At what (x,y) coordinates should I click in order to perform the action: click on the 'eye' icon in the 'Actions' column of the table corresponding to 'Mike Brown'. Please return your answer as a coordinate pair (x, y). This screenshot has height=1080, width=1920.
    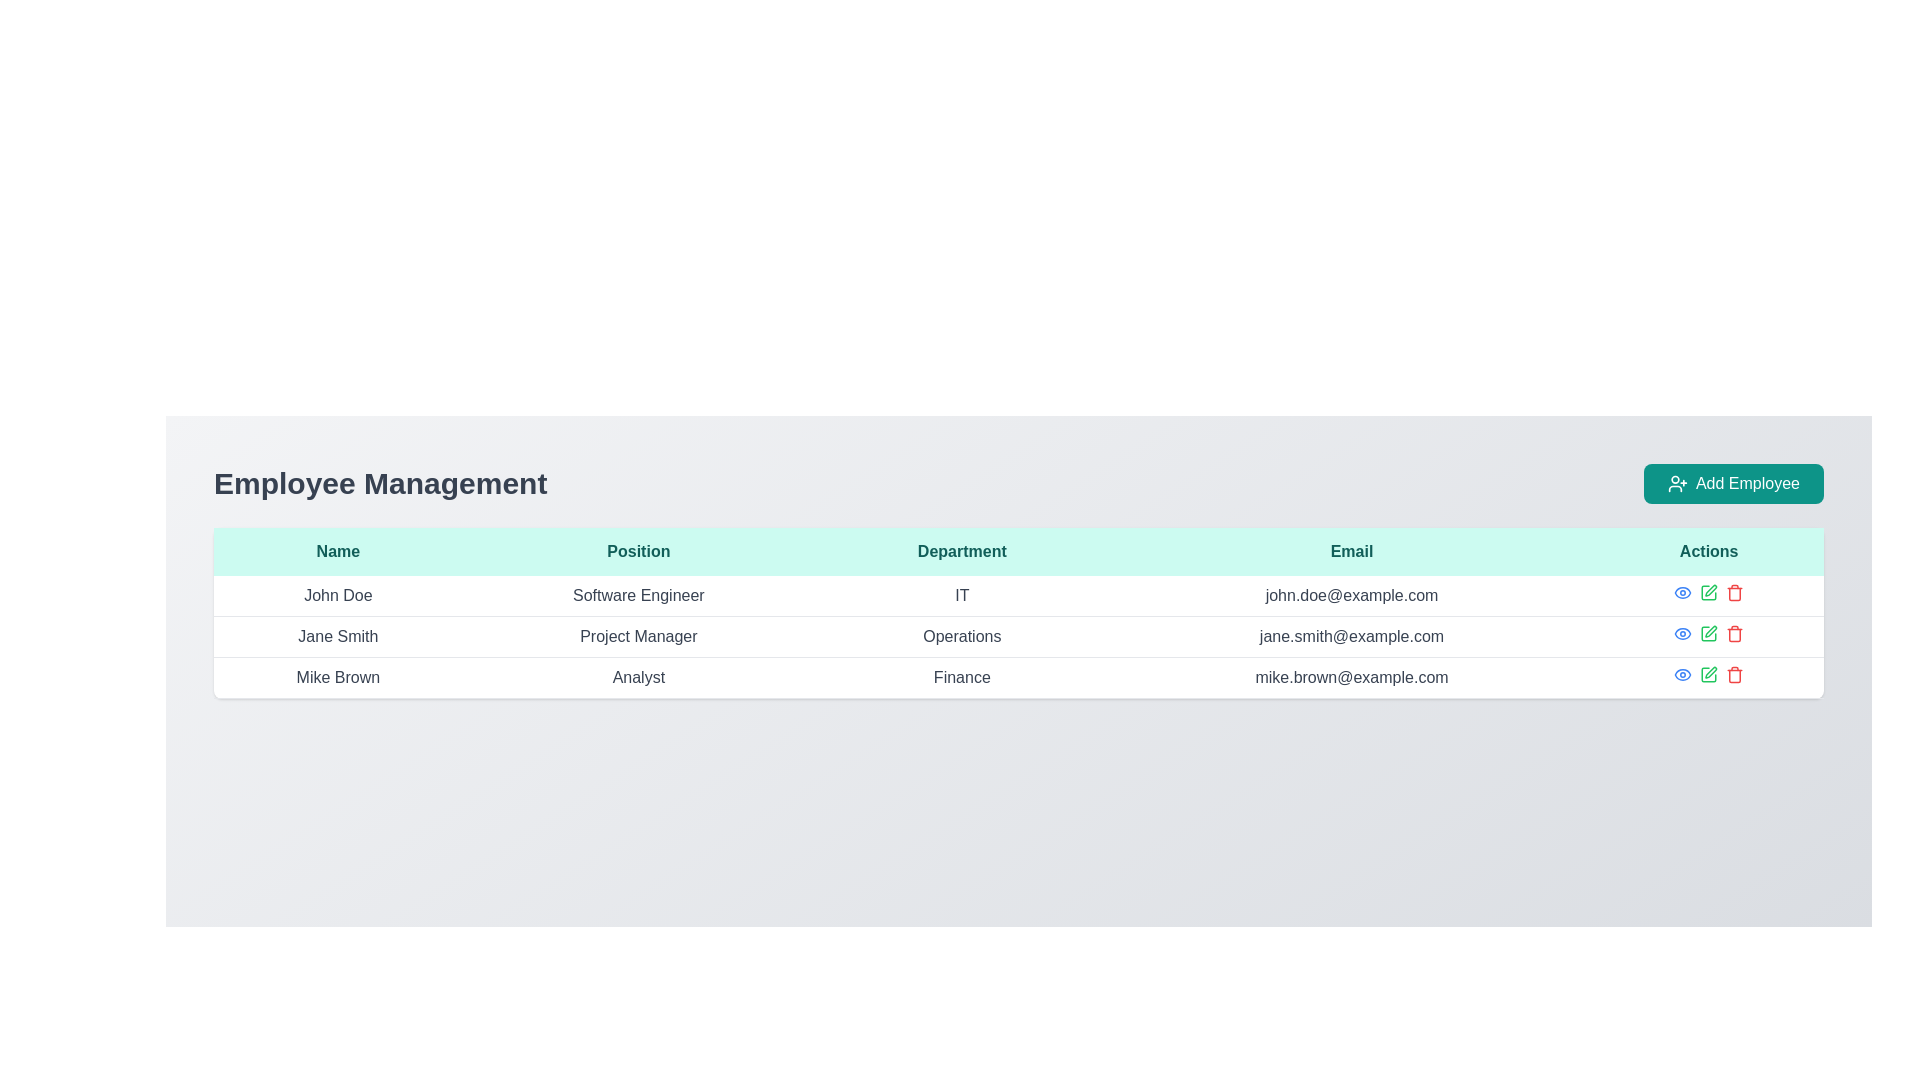
    Looking at the image, I should click on (1682, 633).